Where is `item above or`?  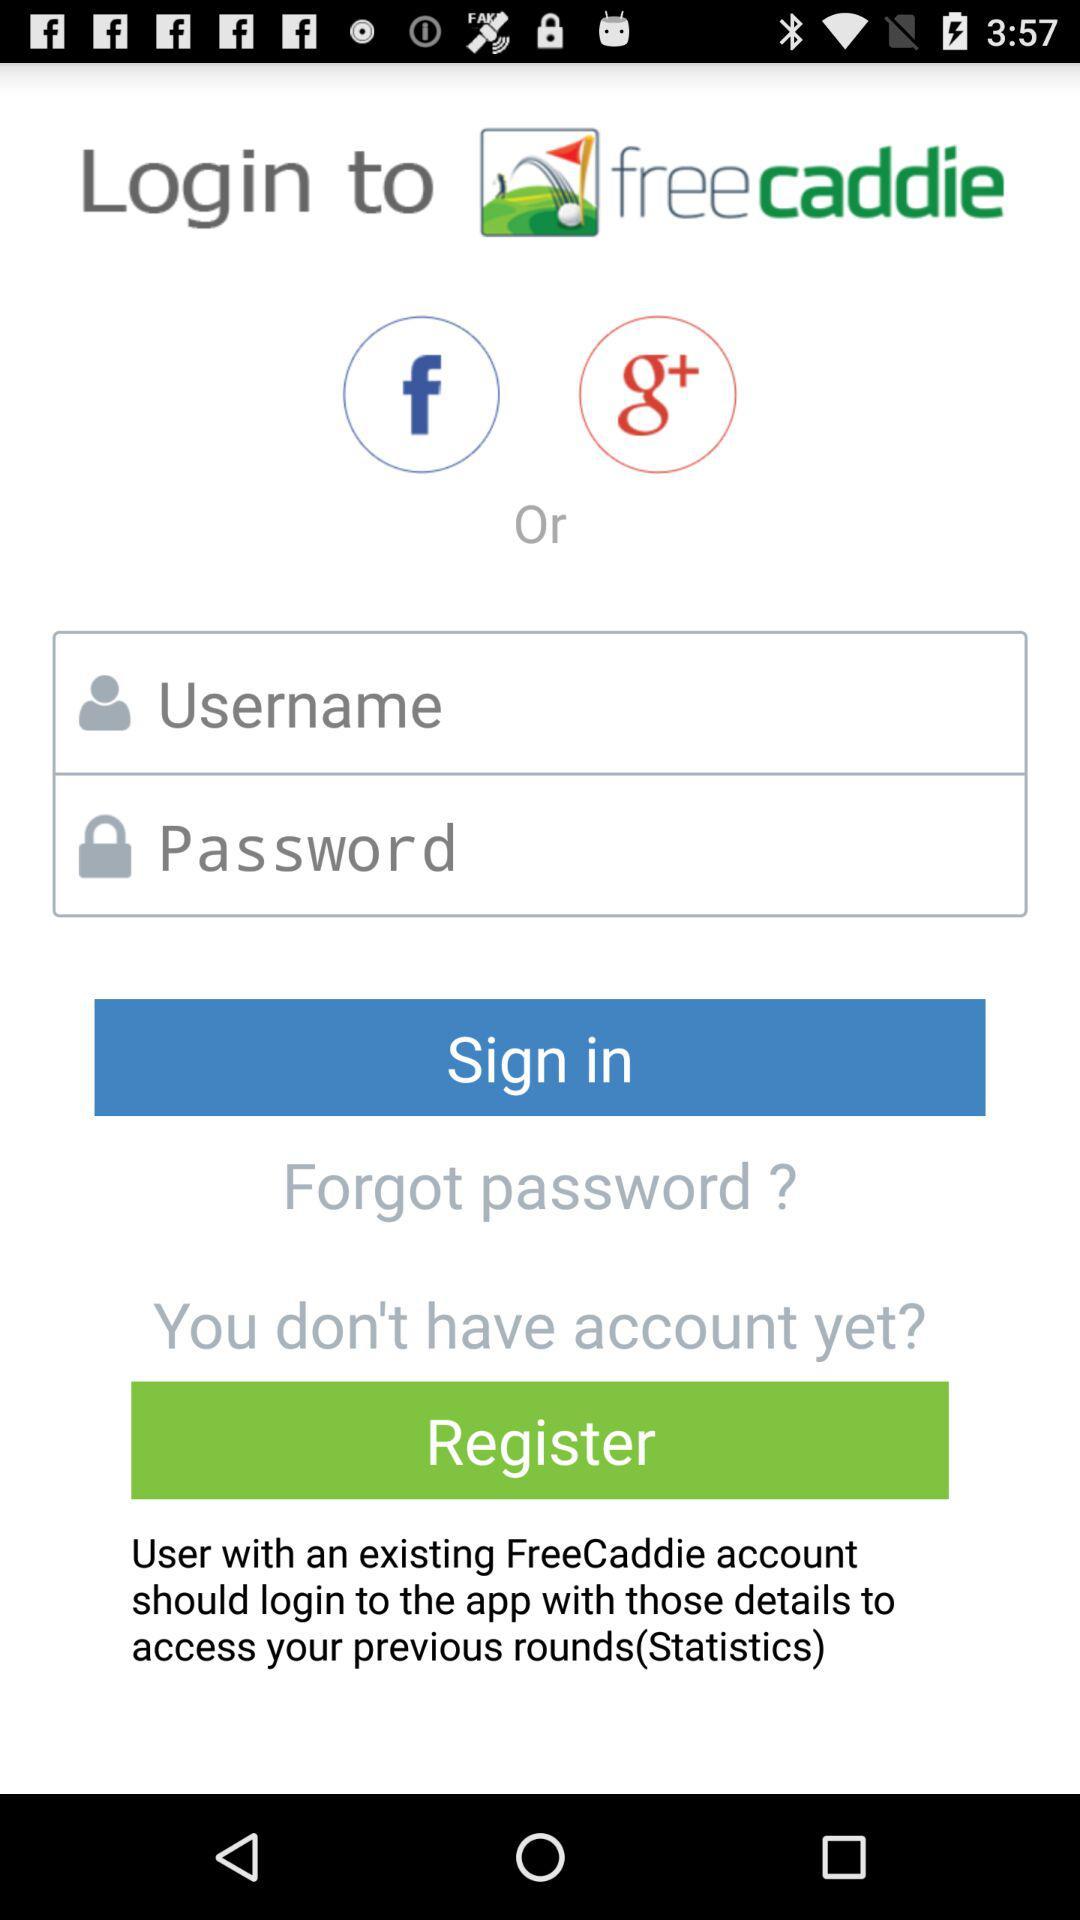 item above or is located at coordinates (657, 394).